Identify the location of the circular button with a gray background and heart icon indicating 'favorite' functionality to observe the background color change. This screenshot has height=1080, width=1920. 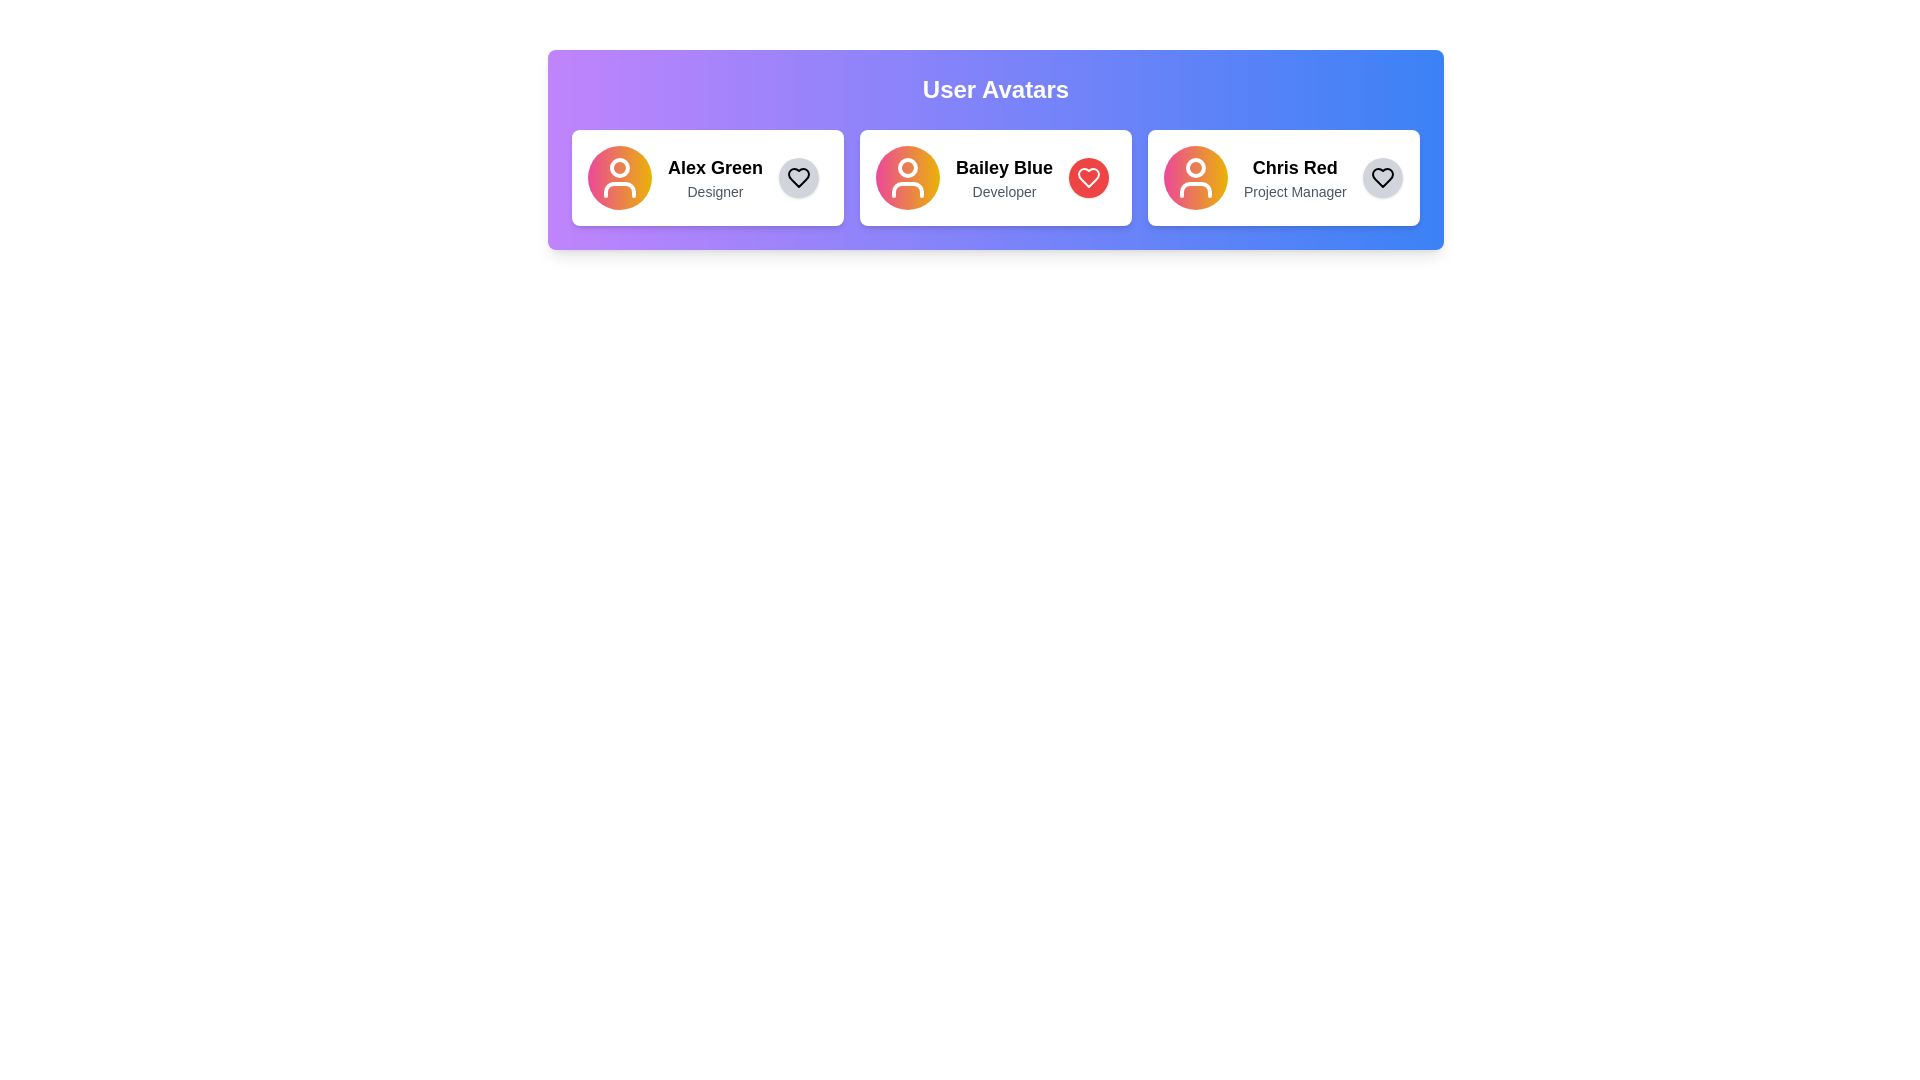
(798, 176).